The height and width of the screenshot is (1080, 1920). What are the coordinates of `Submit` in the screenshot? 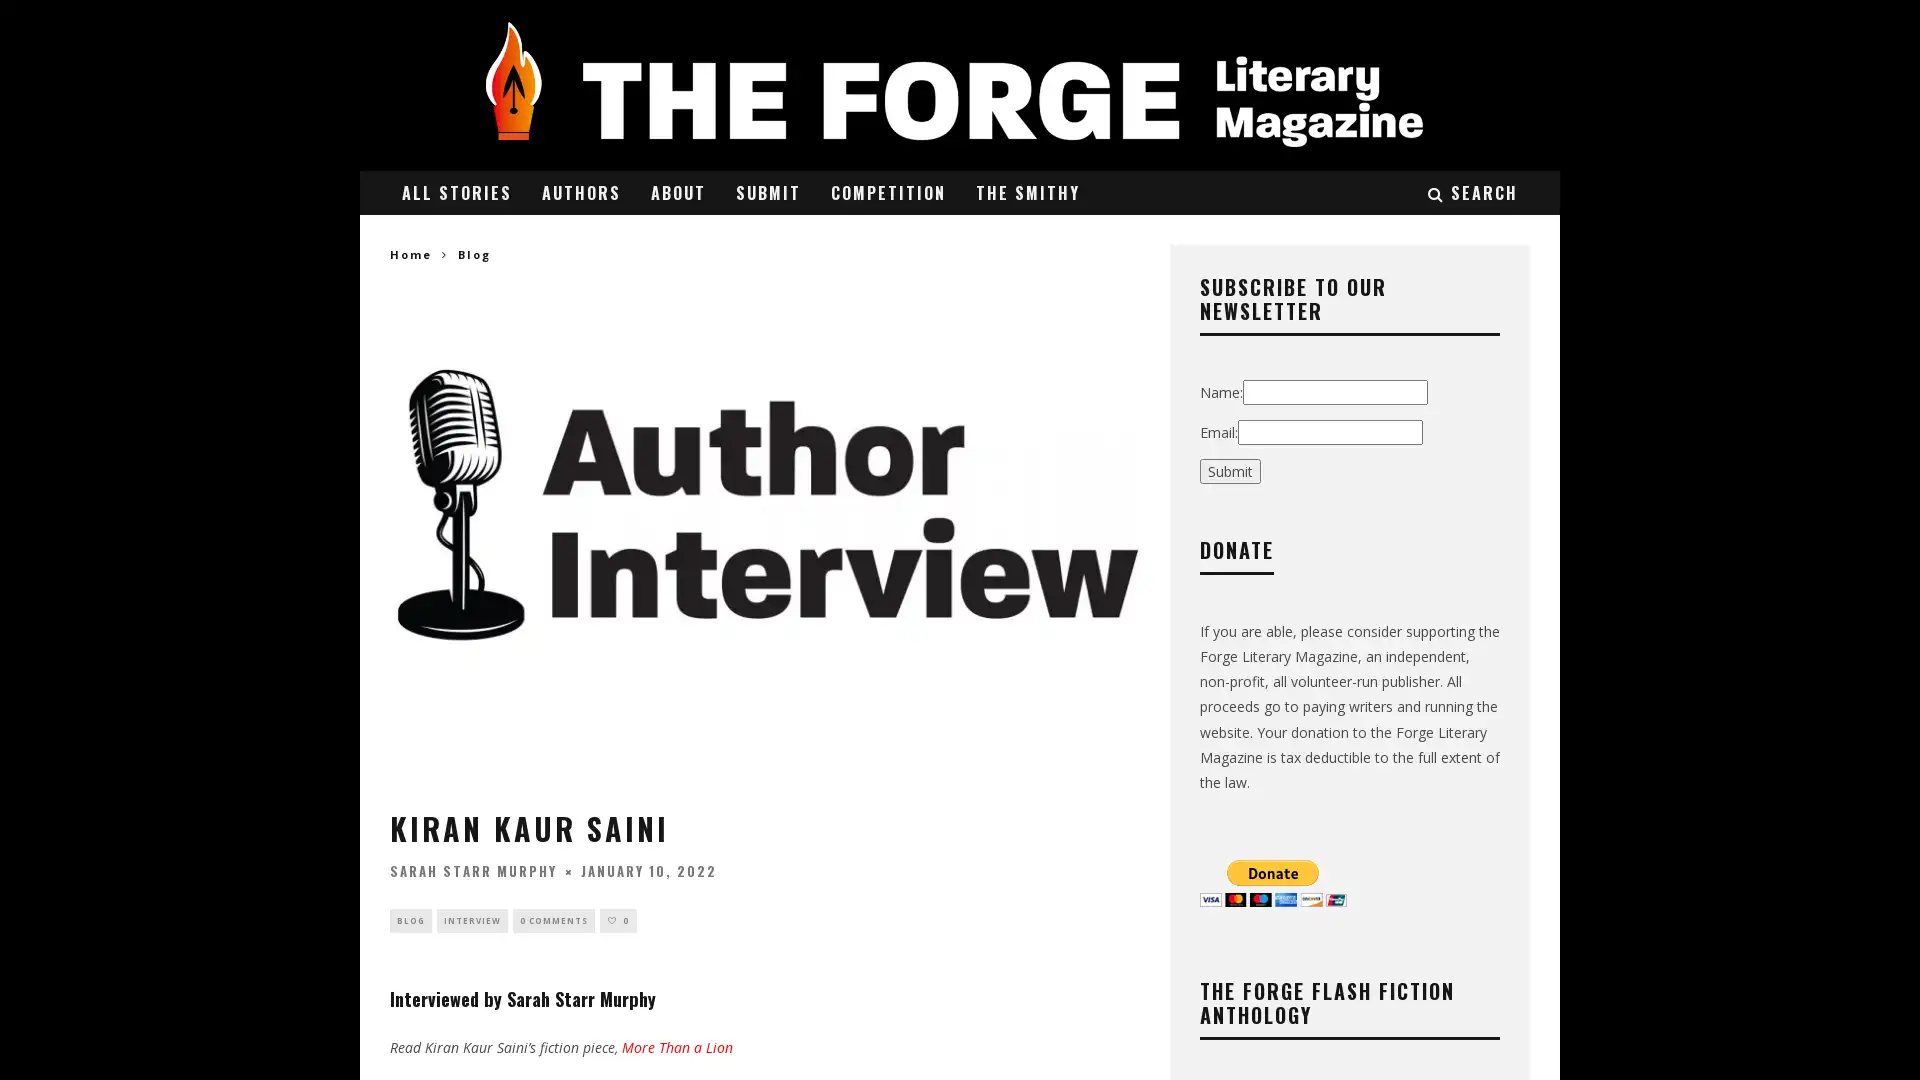 It's located at (1229, 470).